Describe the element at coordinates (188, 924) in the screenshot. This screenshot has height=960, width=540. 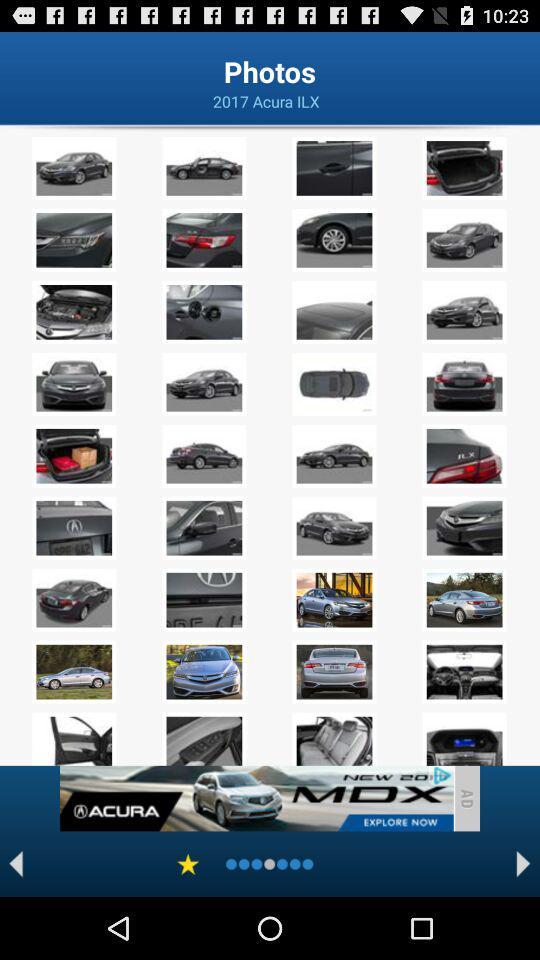
I see `the star icon` at that location.